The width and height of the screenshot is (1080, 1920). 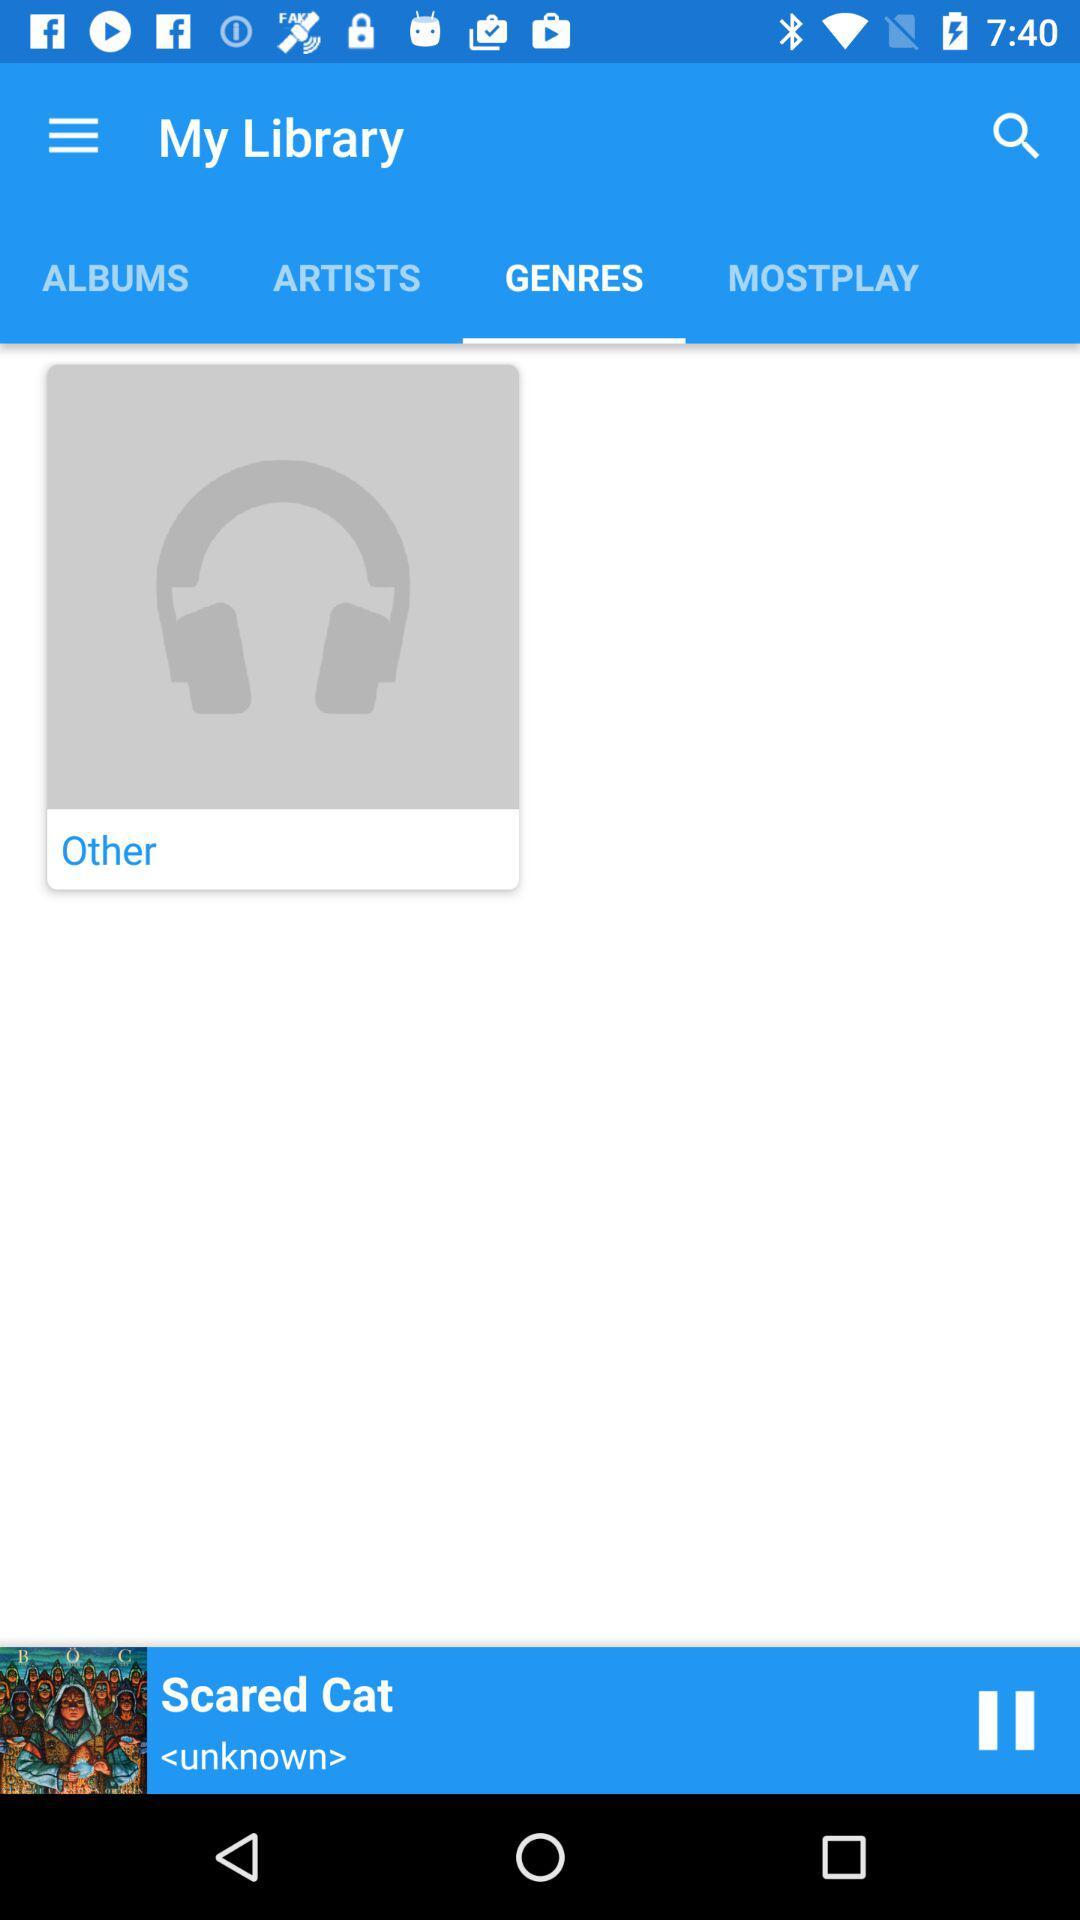 I want to click on item above mostplay icon, so click(x=1017, y=135).